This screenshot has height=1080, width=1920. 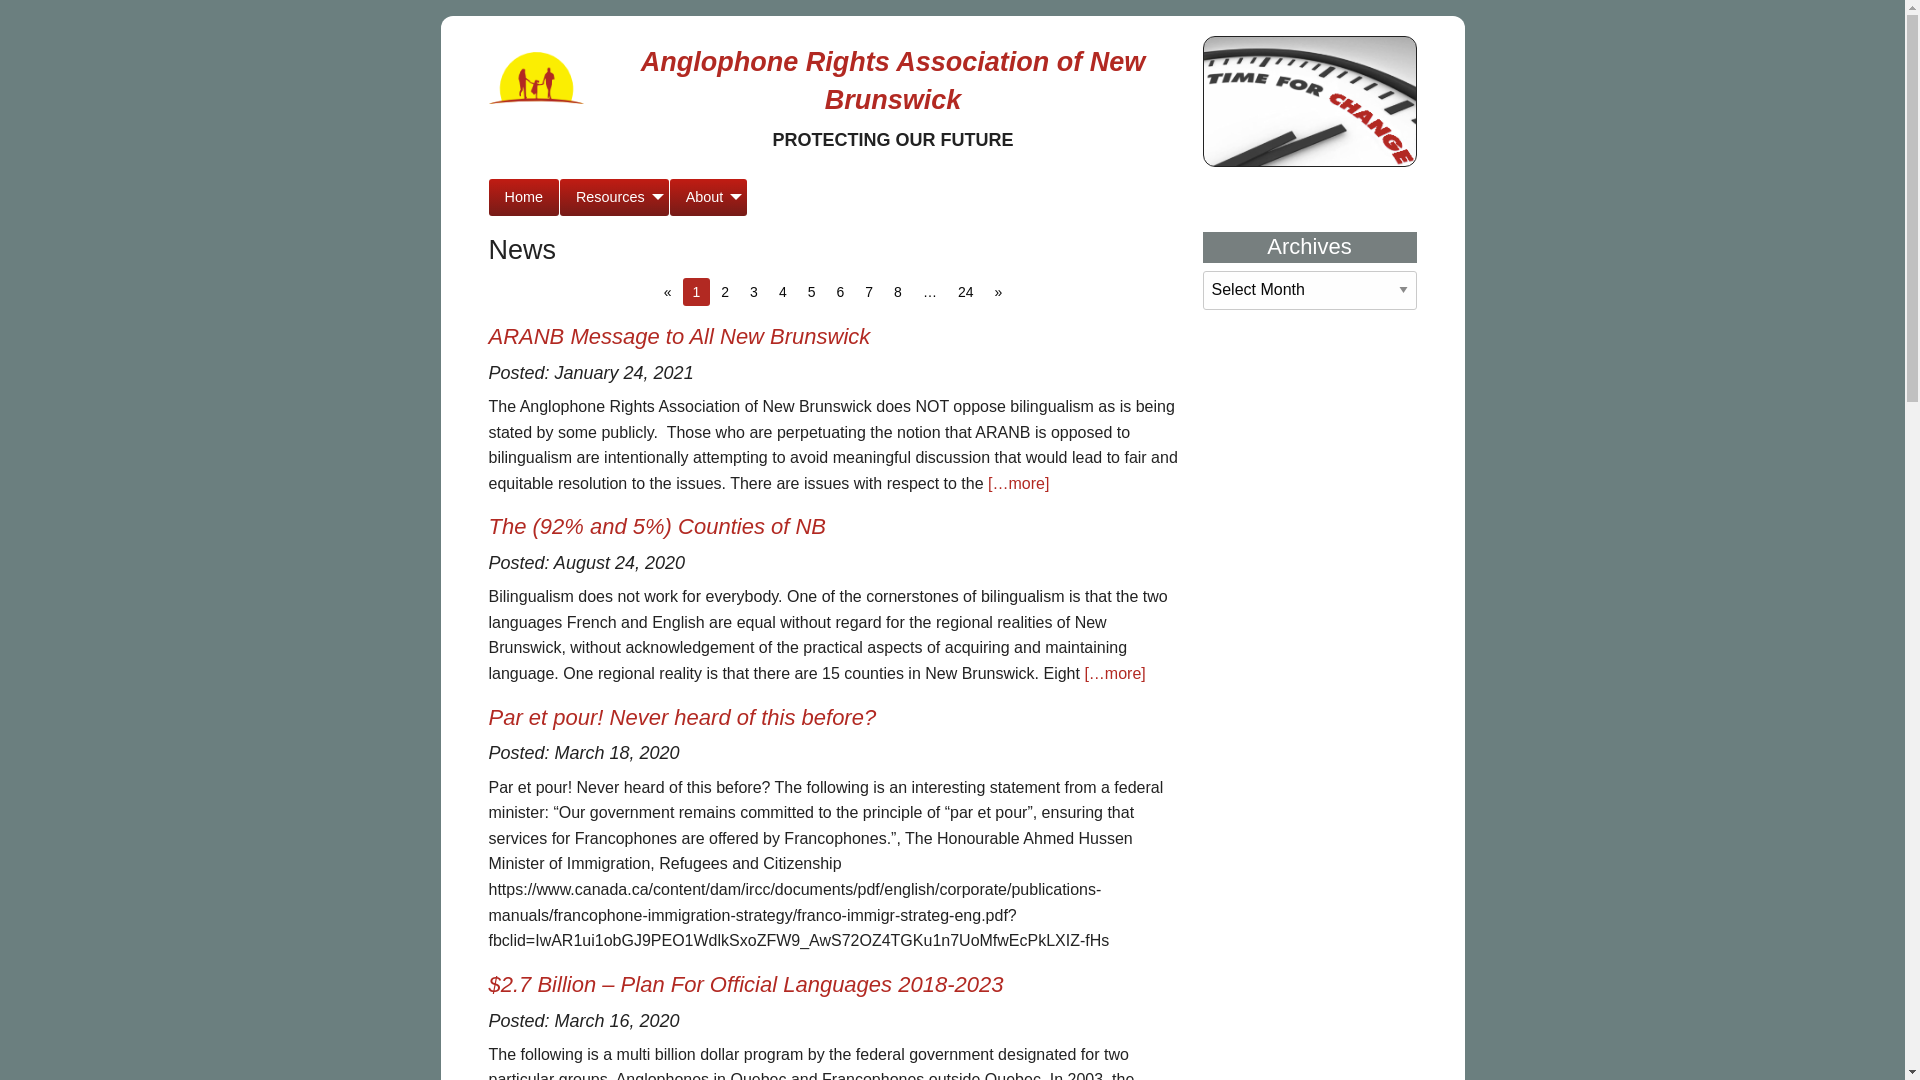 I want to click on 'Anglophone Rights Association of New Brunswick', so click(x=892, y=80).